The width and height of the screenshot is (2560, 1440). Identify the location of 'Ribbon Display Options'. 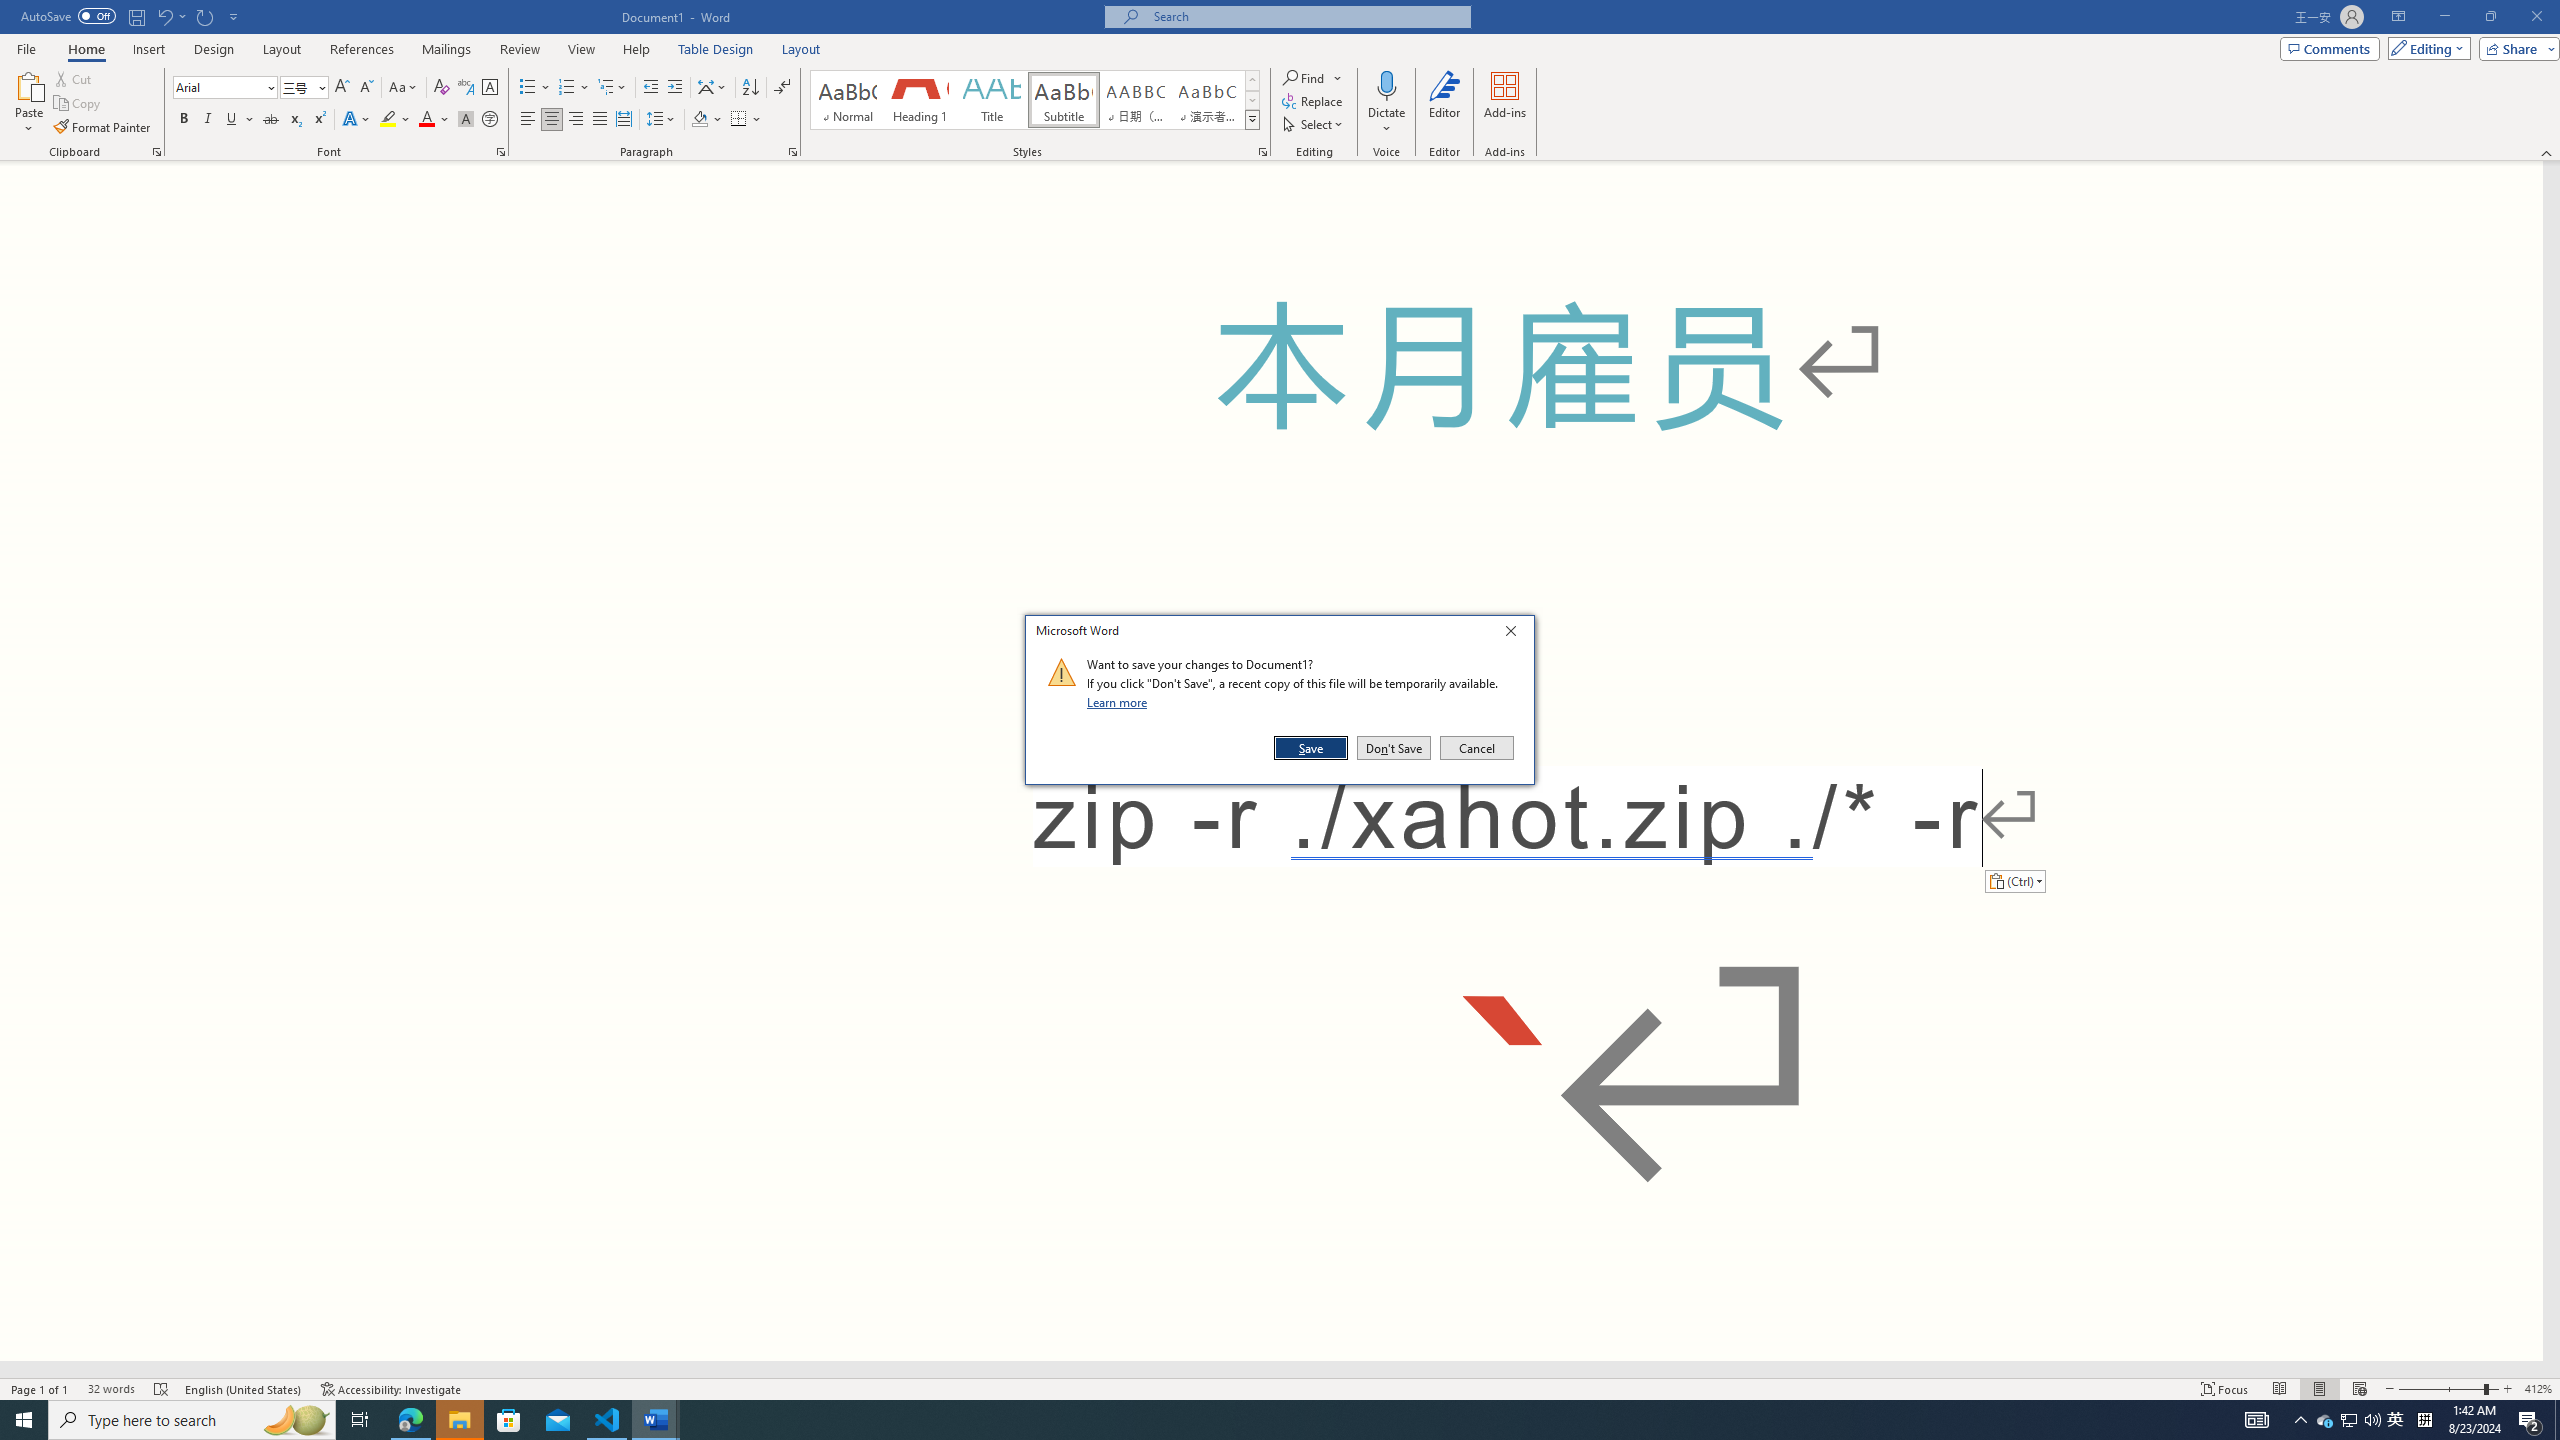
(2397, 16).